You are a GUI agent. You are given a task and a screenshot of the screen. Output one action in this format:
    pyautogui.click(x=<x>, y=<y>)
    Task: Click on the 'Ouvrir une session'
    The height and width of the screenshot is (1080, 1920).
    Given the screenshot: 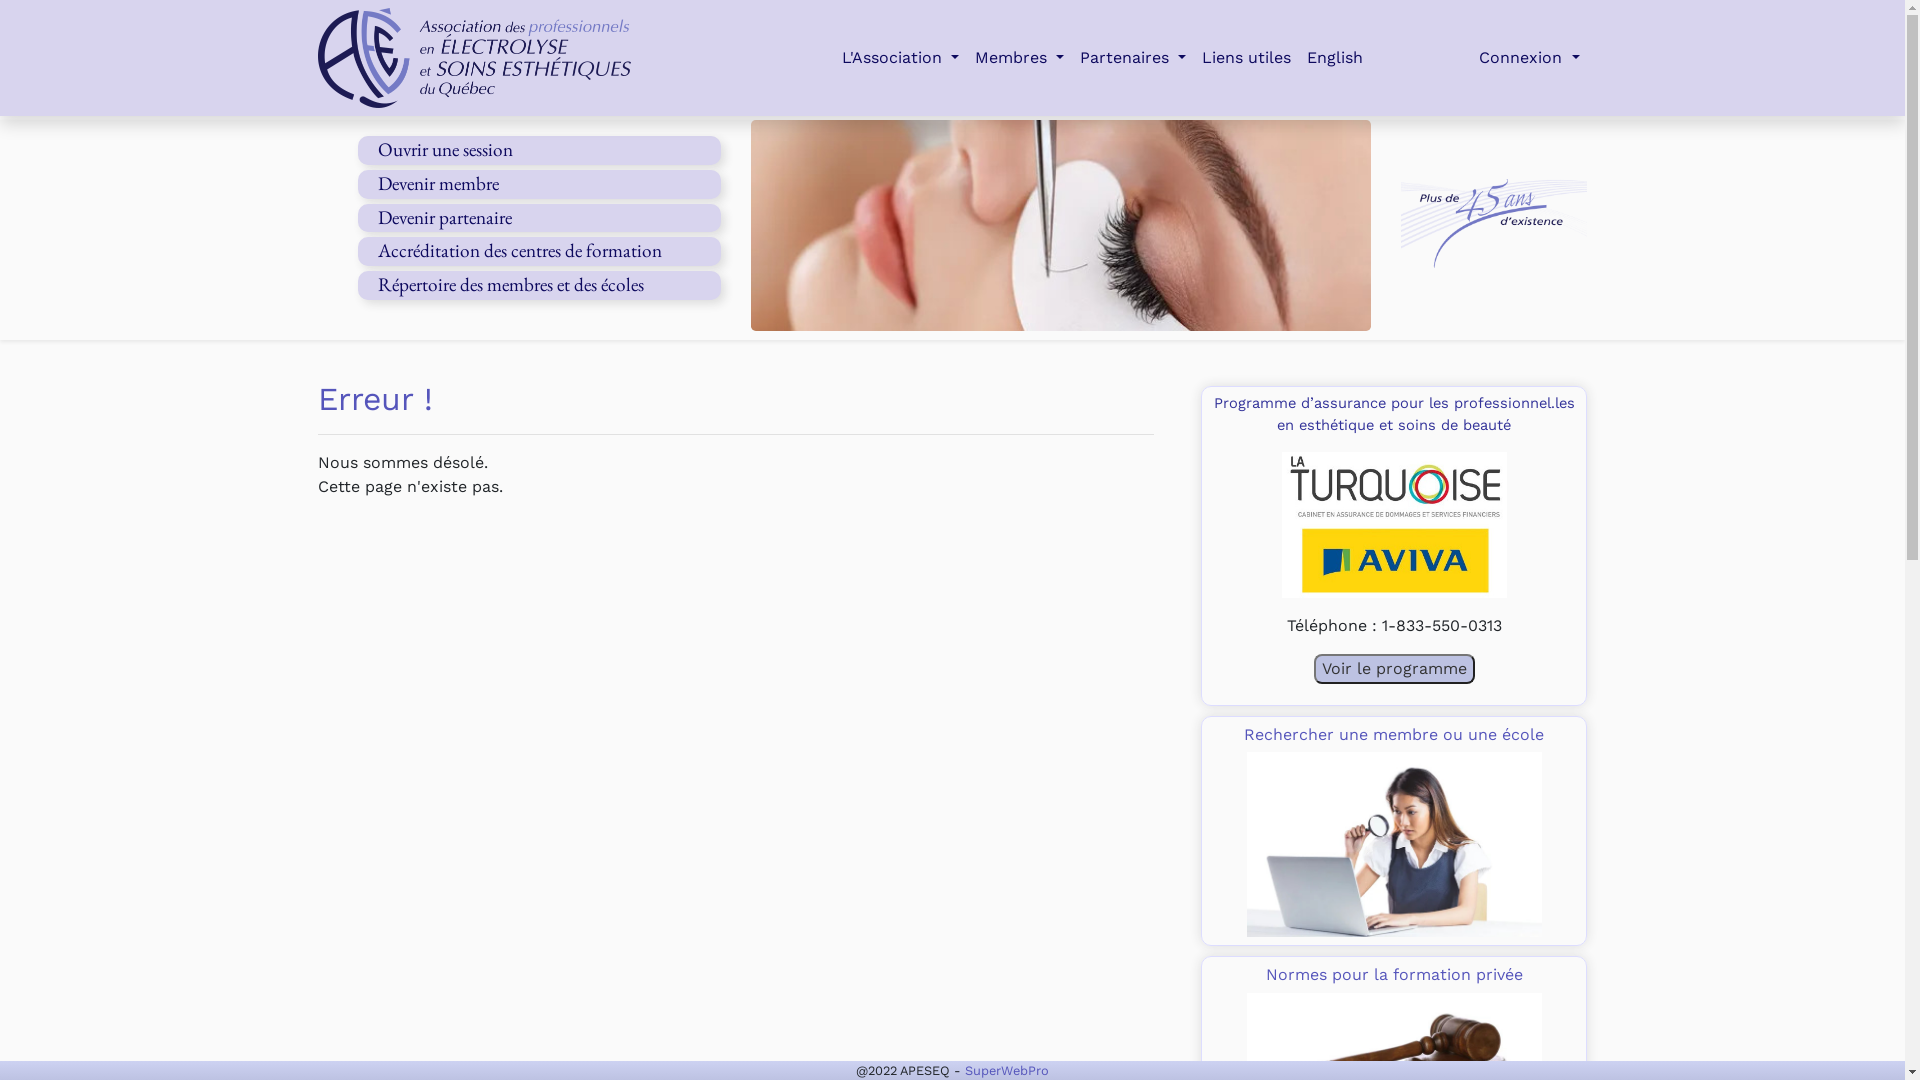 What is the action you would take?
    pyautogui.click(x=444, y=148)
    